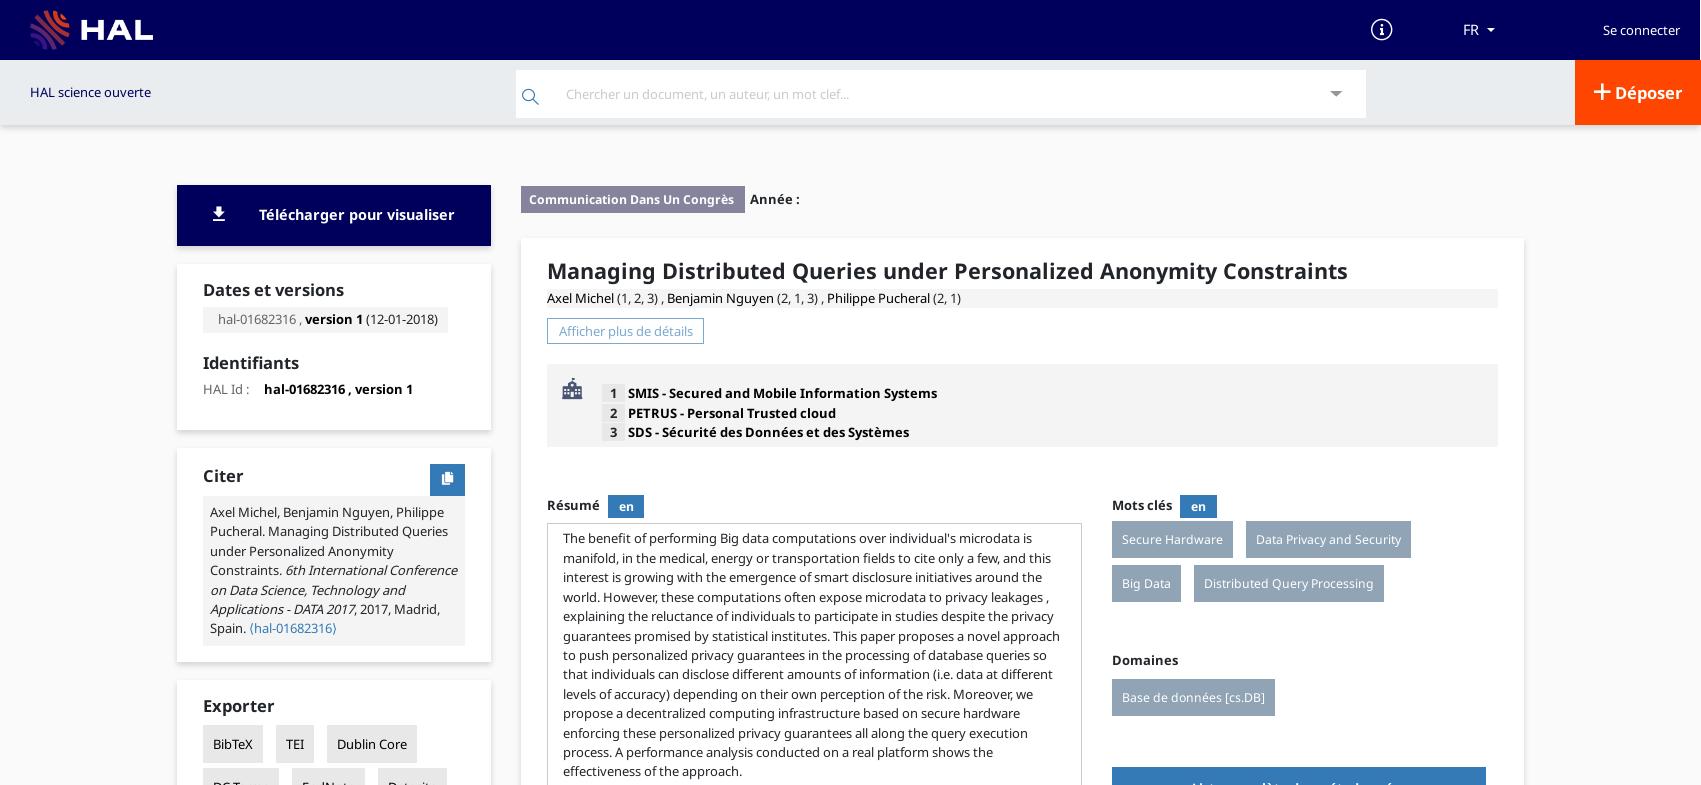  Describe the element at coordinates (799, 295) in the screenshot. I see `'(2, 1, 3)
            
                            ,'` at that location.